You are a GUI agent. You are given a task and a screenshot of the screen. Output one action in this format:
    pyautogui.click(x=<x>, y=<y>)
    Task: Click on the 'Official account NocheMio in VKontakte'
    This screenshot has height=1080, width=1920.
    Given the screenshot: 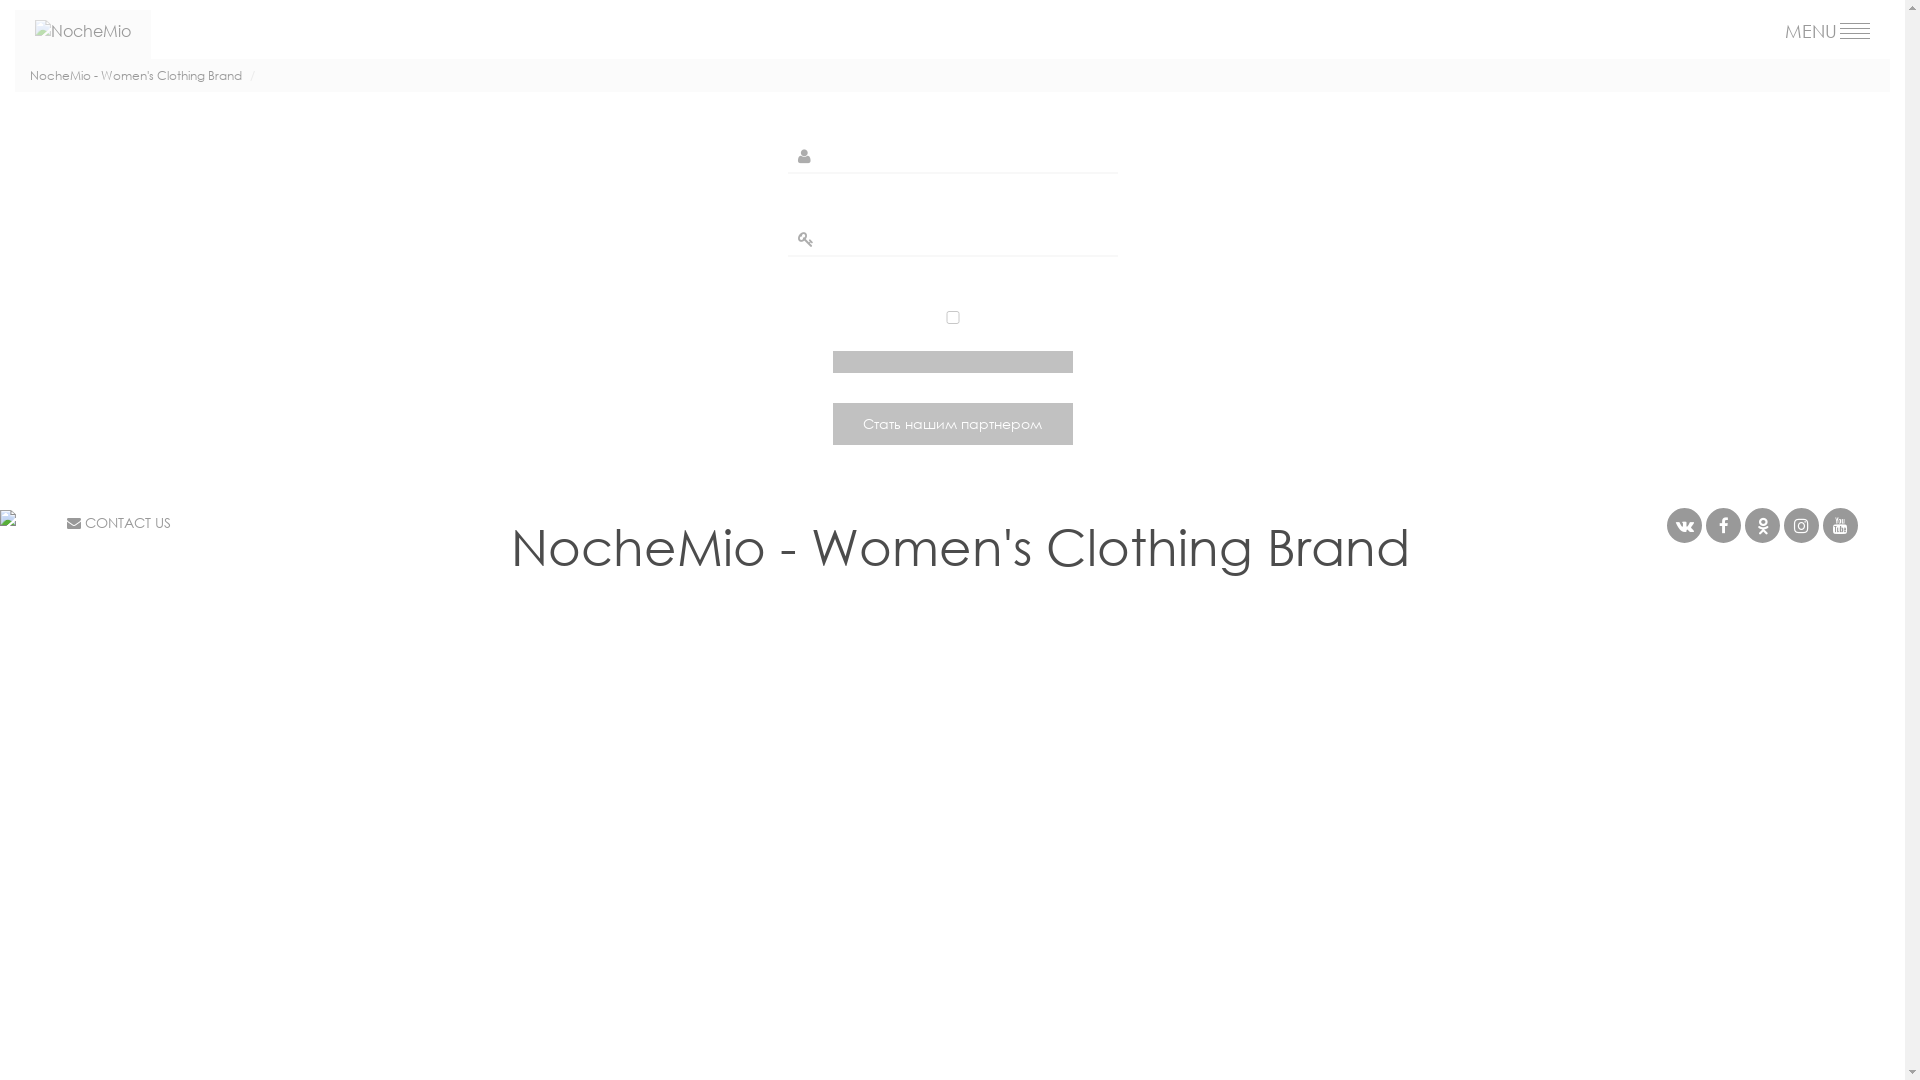 What is the action you would take?
    pyautogui.click(x=1683, y=524)
    